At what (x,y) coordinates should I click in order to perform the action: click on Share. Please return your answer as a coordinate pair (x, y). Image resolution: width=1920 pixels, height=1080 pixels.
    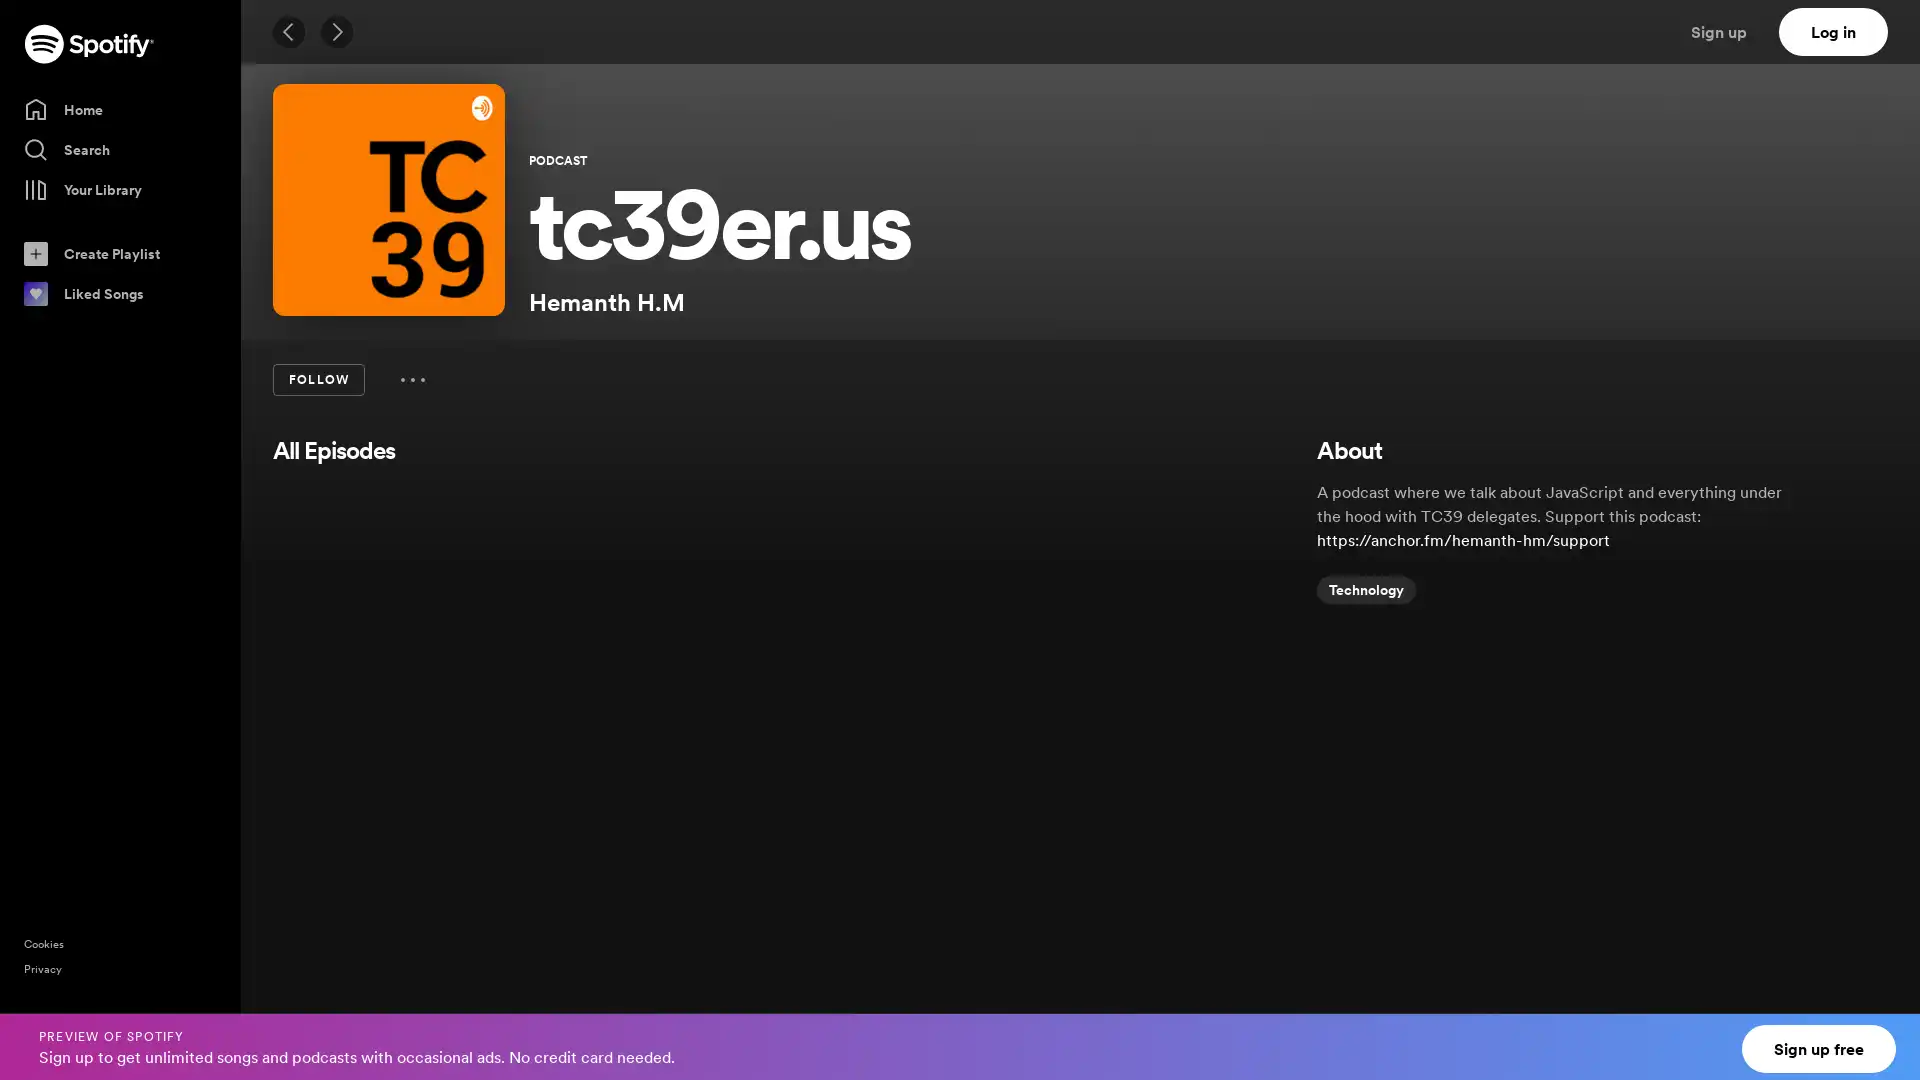
    Looking at the image, I should click on (1180, 885).